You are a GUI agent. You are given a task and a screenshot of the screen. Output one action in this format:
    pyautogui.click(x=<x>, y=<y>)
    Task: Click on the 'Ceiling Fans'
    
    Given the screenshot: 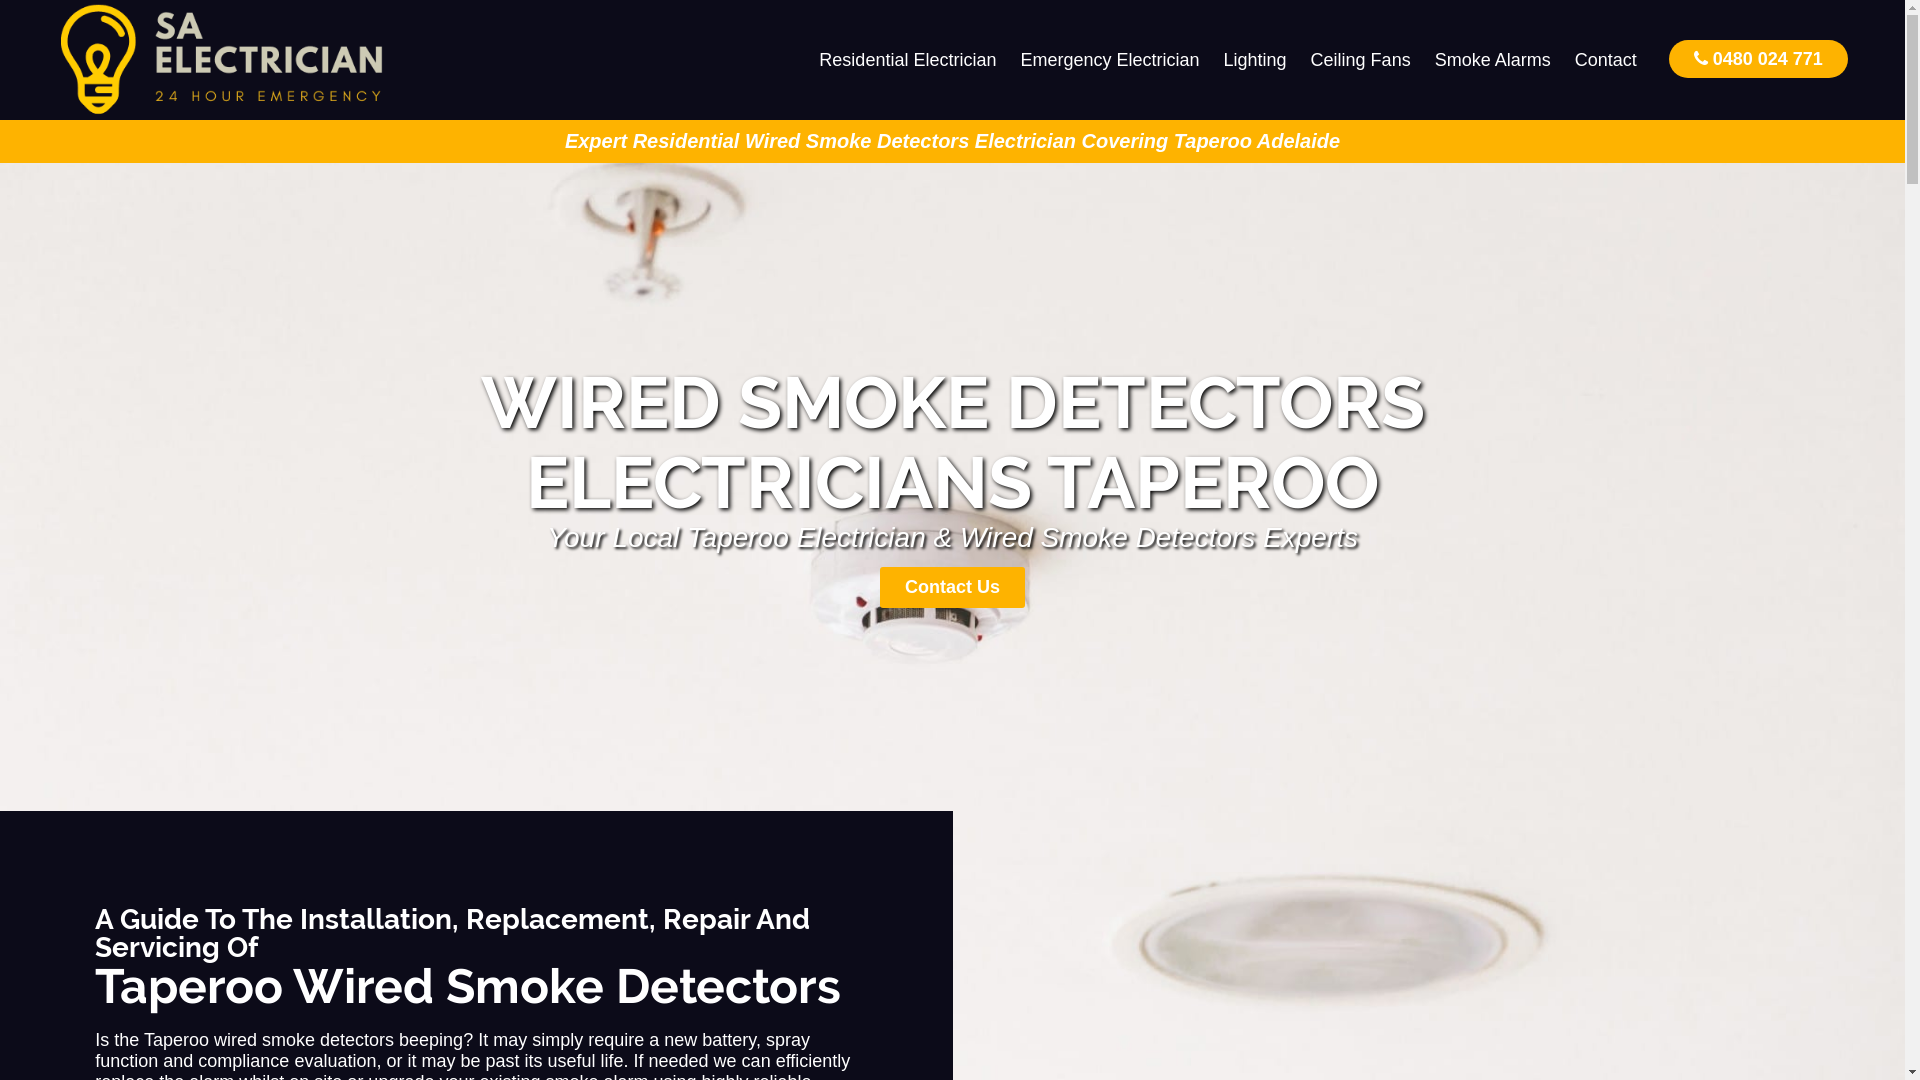 What is the action you would take?
    pyautogui.click(x=1299, y=59)
    